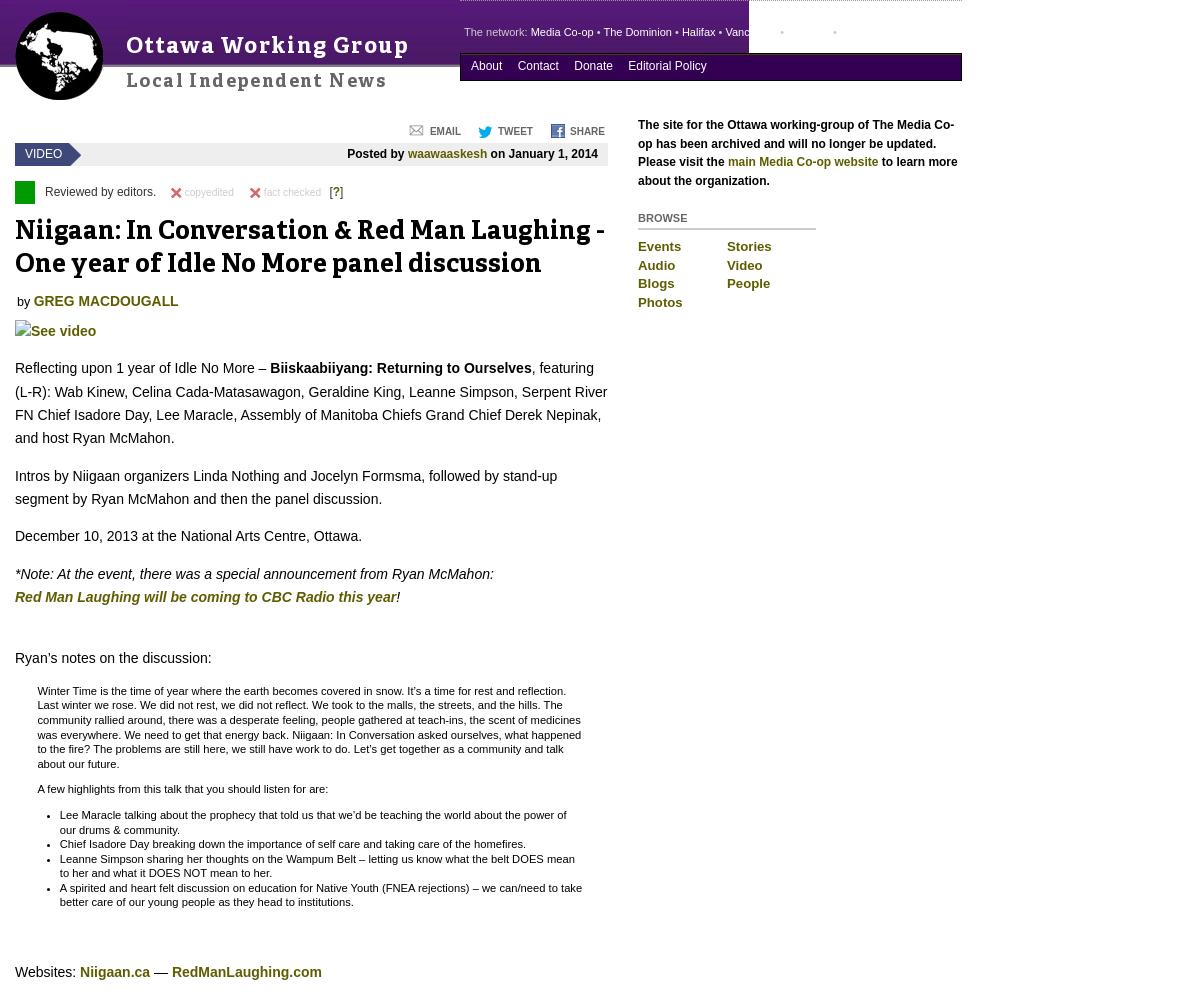 The image size is (1187, 1000). What do you see at coordinates (484, 65) in the screenshot?
I see `'About'` at bounding box center [484, 65].